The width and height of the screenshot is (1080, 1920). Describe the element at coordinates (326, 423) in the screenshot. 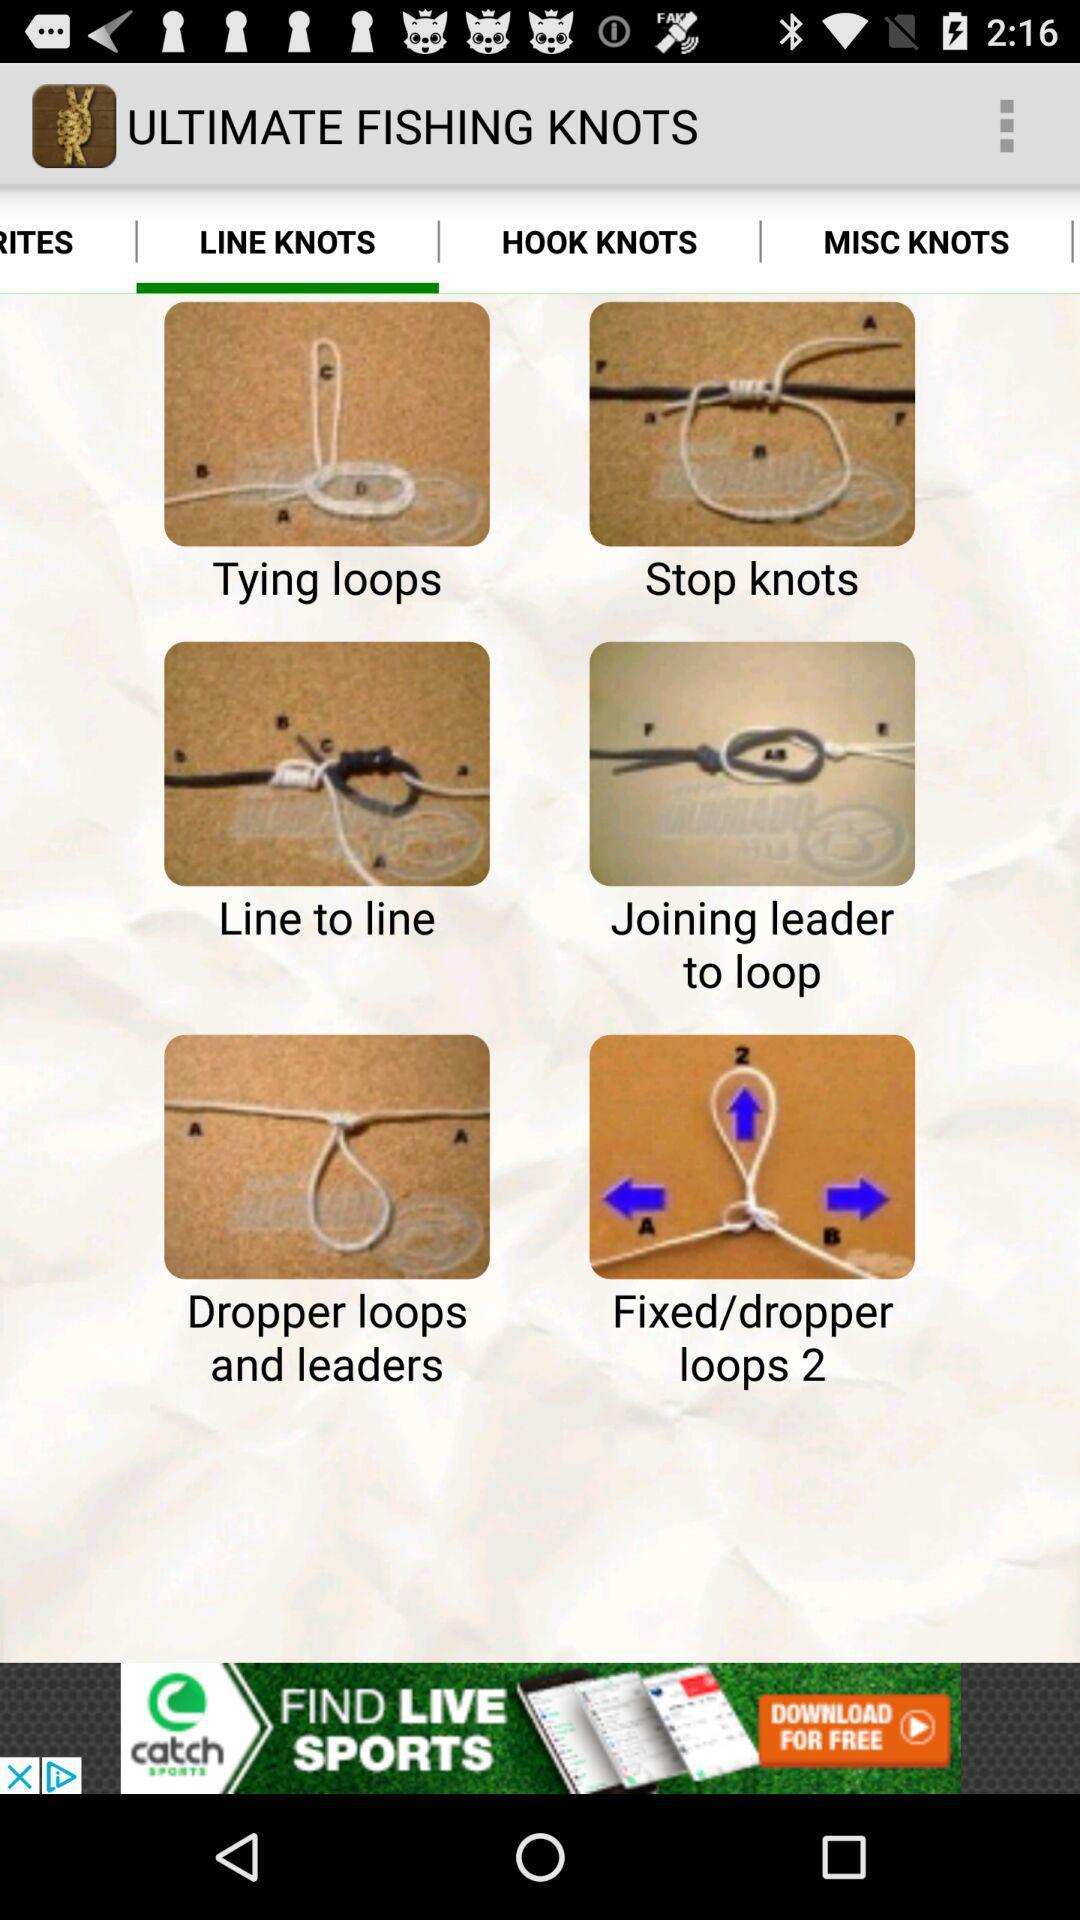

I see `just a image` at that location.